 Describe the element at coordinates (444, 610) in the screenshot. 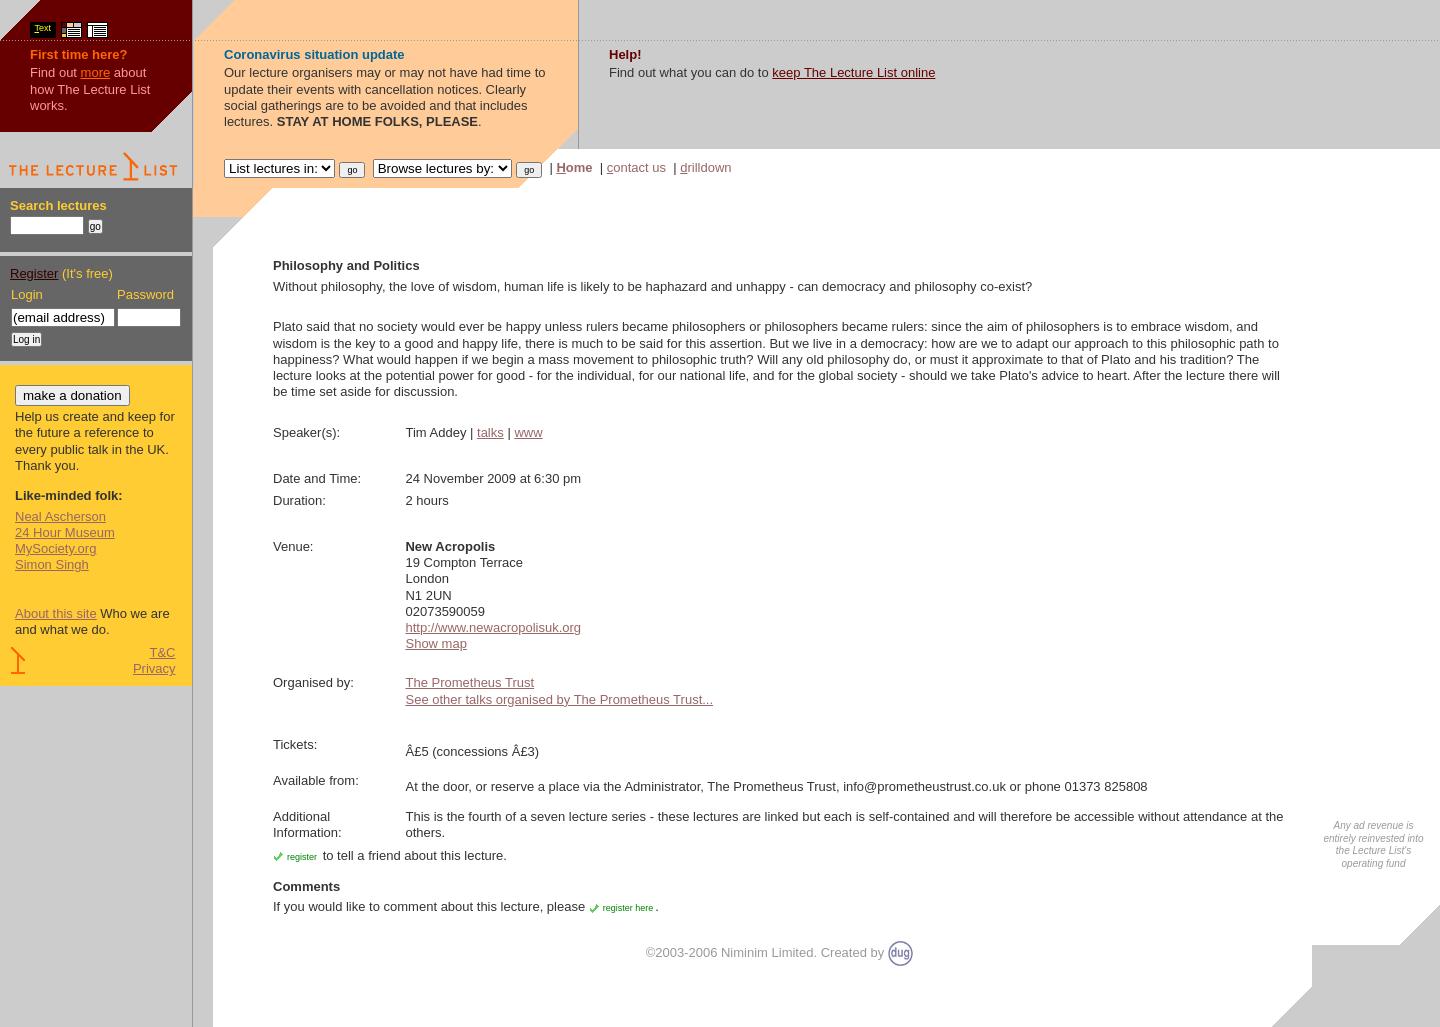

I see `'02073590059'` at that location.